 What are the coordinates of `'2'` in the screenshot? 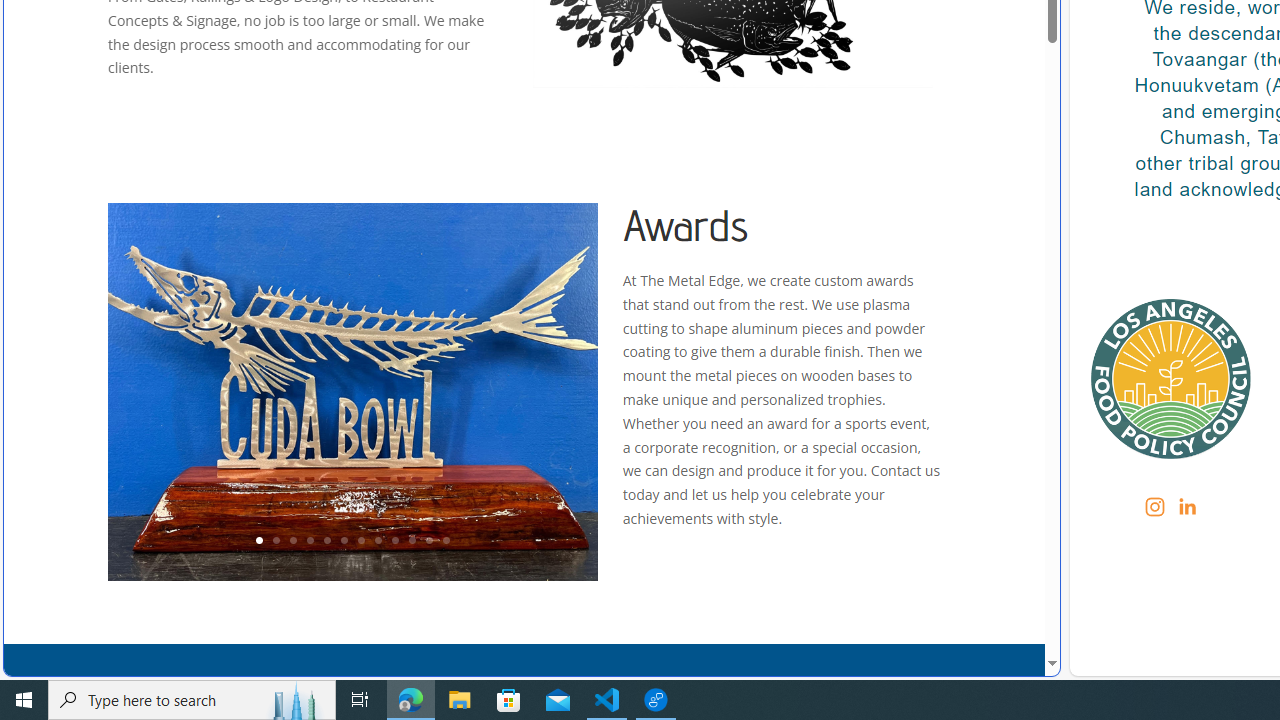 It's located at (274, 541).